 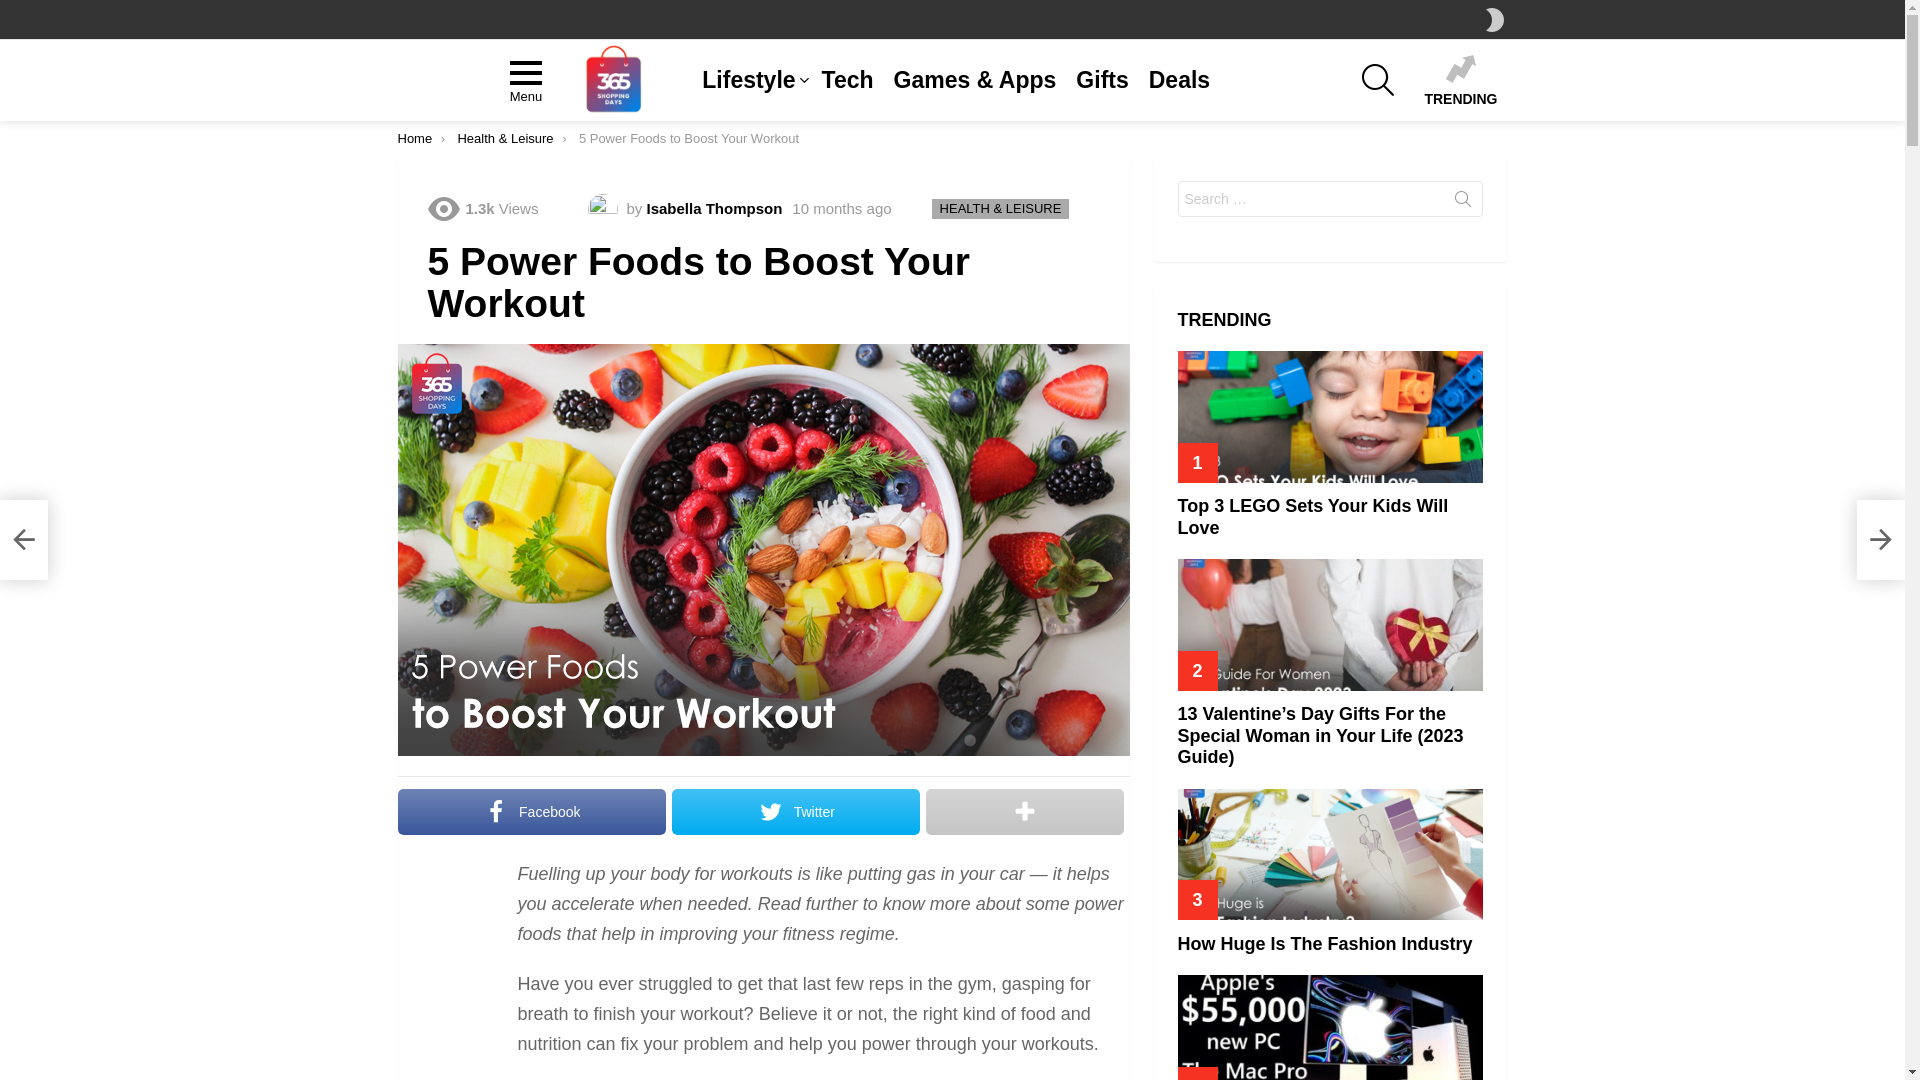 I want to click on 'How Huge Is The Fashion Industry', so click(x=1325, y=944).